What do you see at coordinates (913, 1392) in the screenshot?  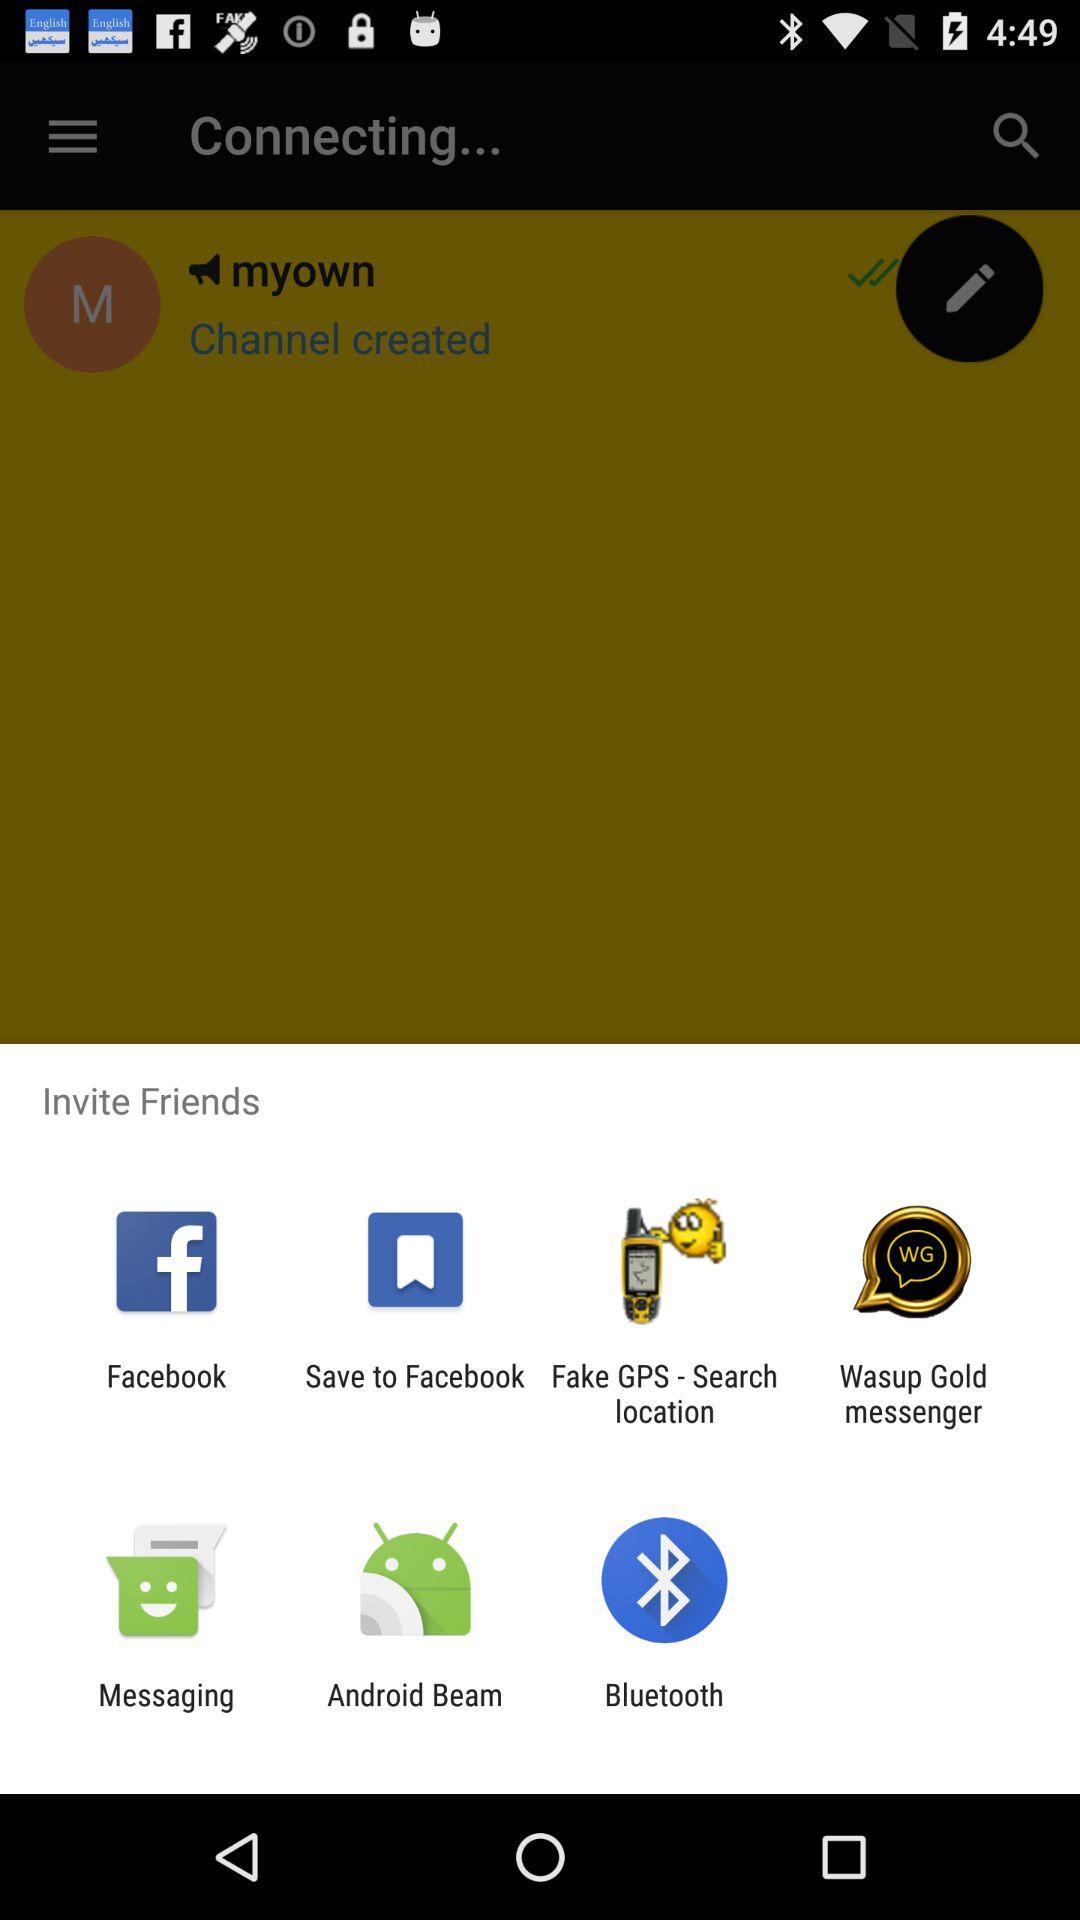 I see `wasup gold messenger` at bounding box center [913, 1392].